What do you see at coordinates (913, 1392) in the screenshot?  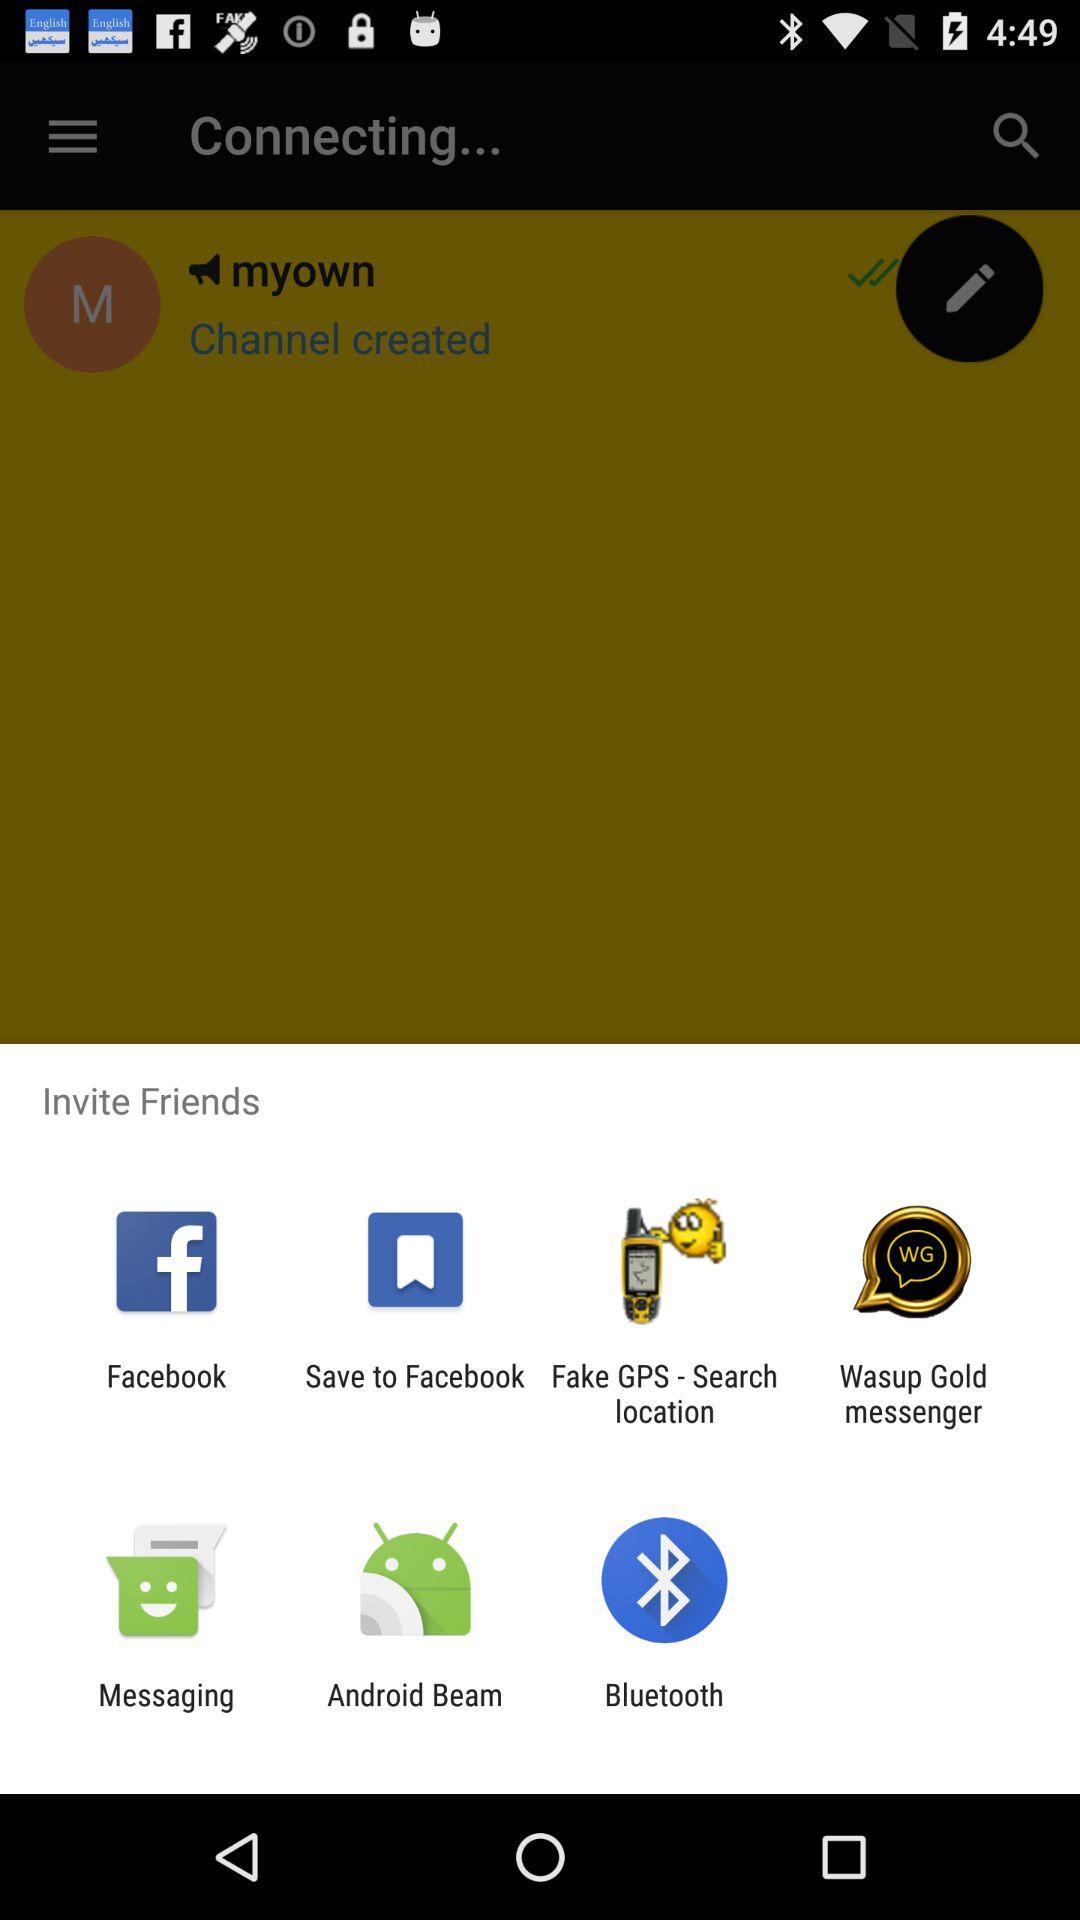 I see `wasup gold messenger` at bounding box center [913, 1392].